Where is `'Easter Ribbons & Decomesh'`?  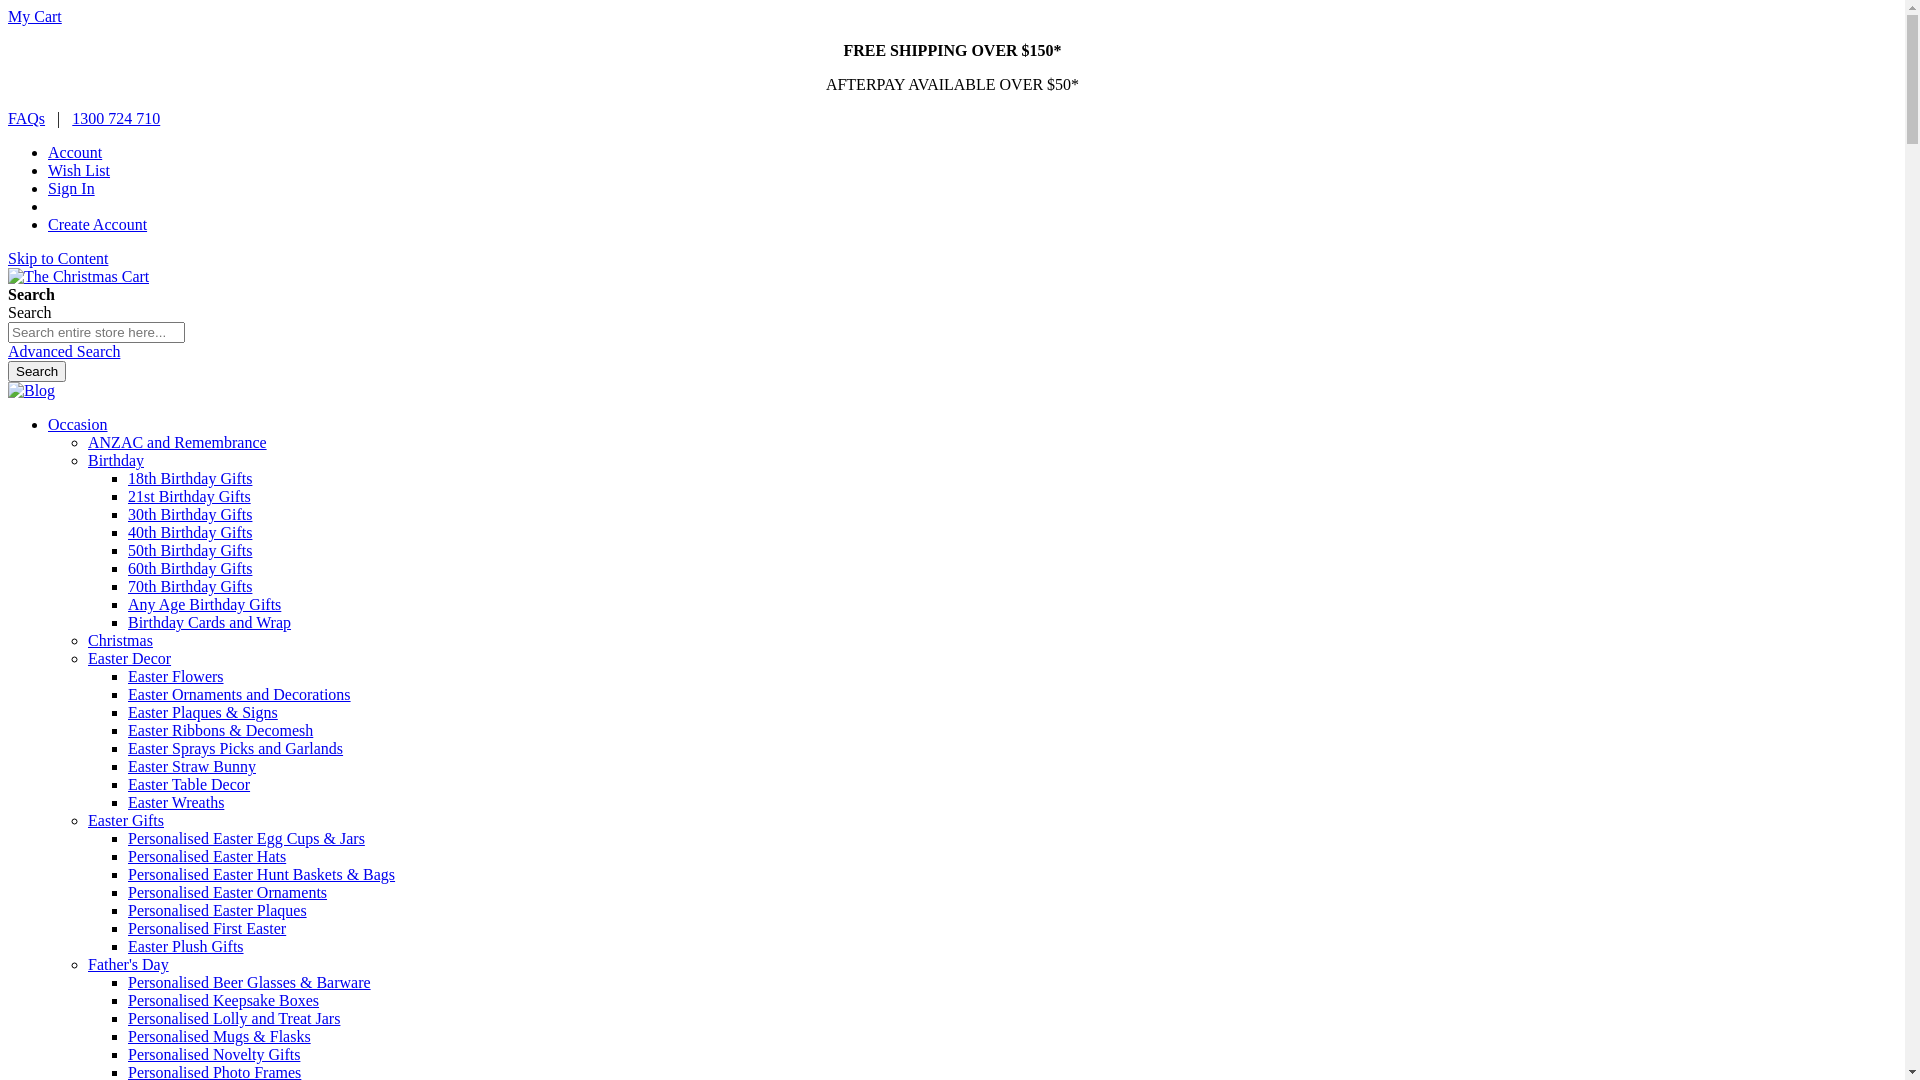 'Easter Ribbons & Decomesh' is located at coordinates (220, 730).